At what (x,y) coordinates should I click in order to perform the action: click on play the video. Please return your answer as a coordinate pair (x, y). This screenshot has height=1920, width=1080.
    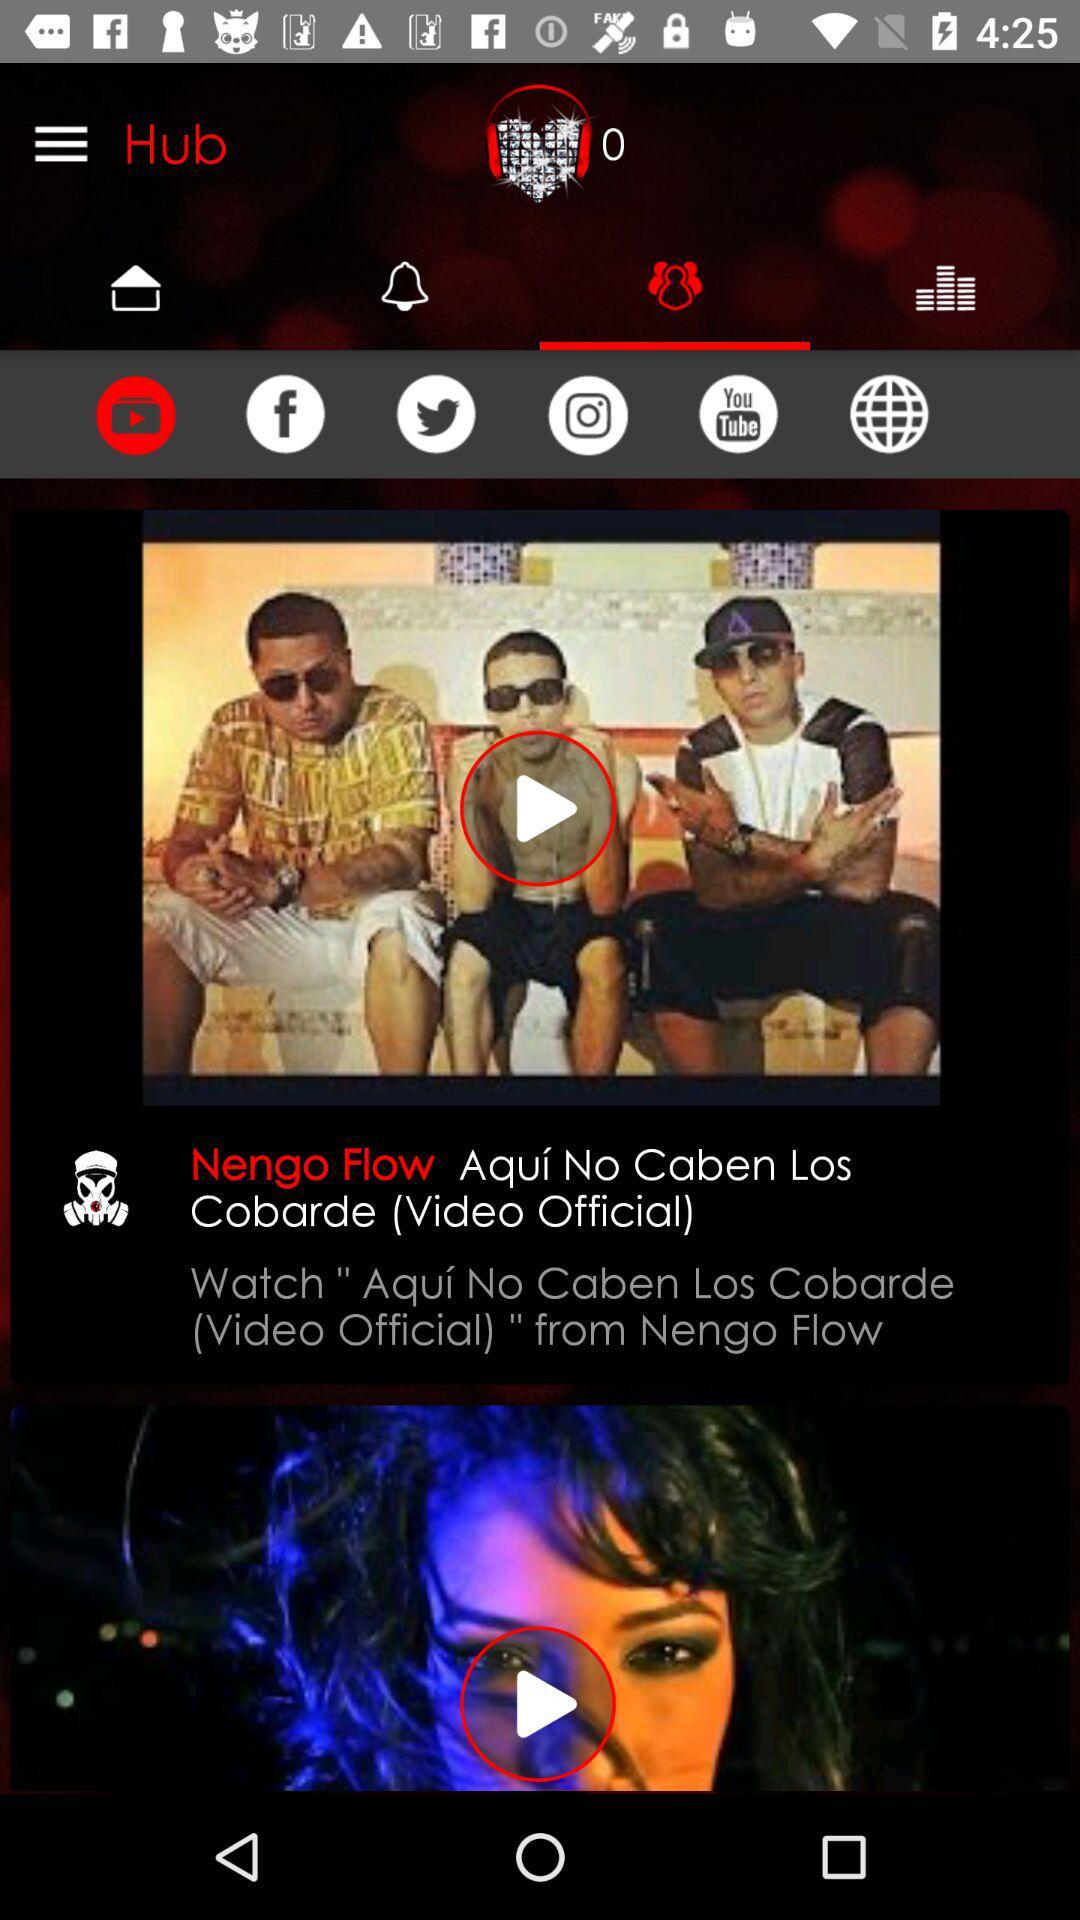
    Looking at the image, I should click on (540, 1597).